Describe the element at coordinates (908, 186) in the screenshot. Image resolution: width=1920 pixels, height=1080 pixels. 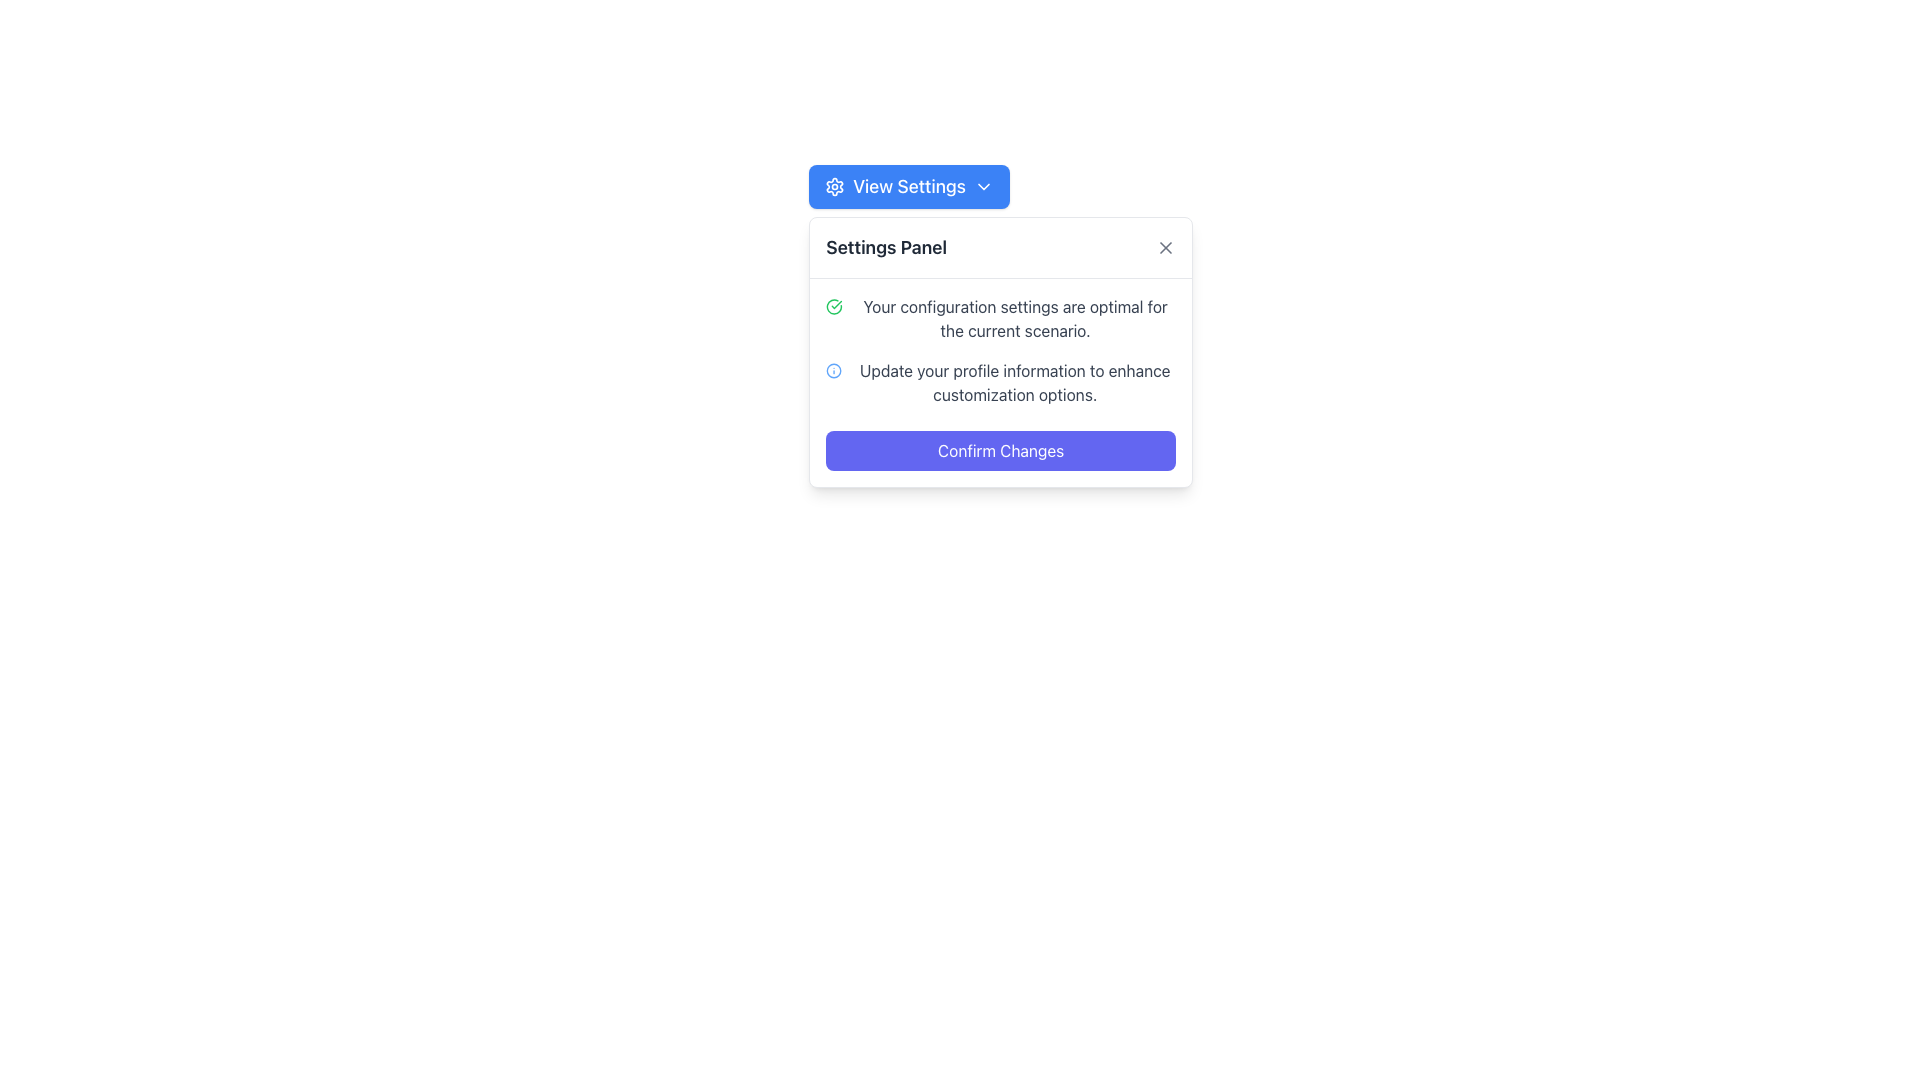
I see `the blue rectangular button labeled 'View Settings' with a settings icon` at that location.